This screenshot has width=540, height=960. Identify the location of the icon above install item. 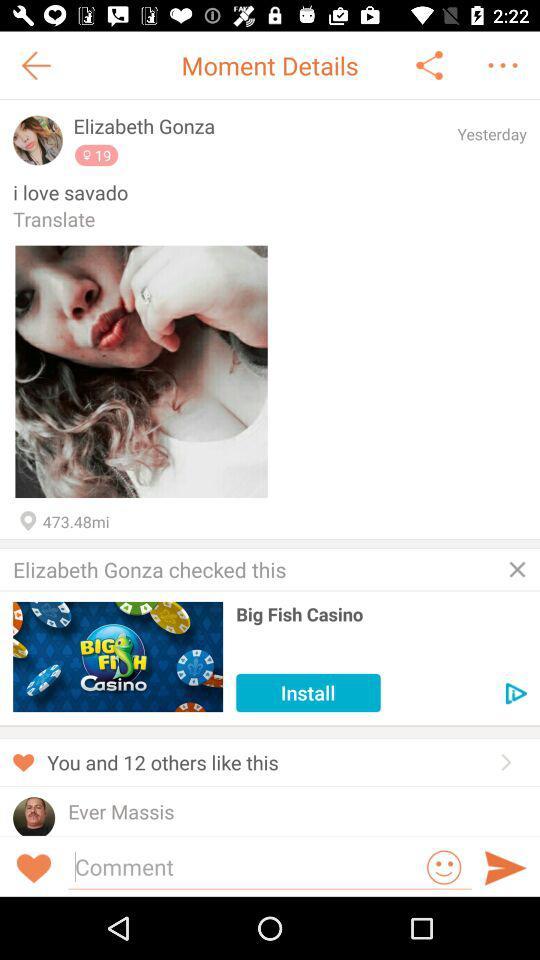
(381, 613).